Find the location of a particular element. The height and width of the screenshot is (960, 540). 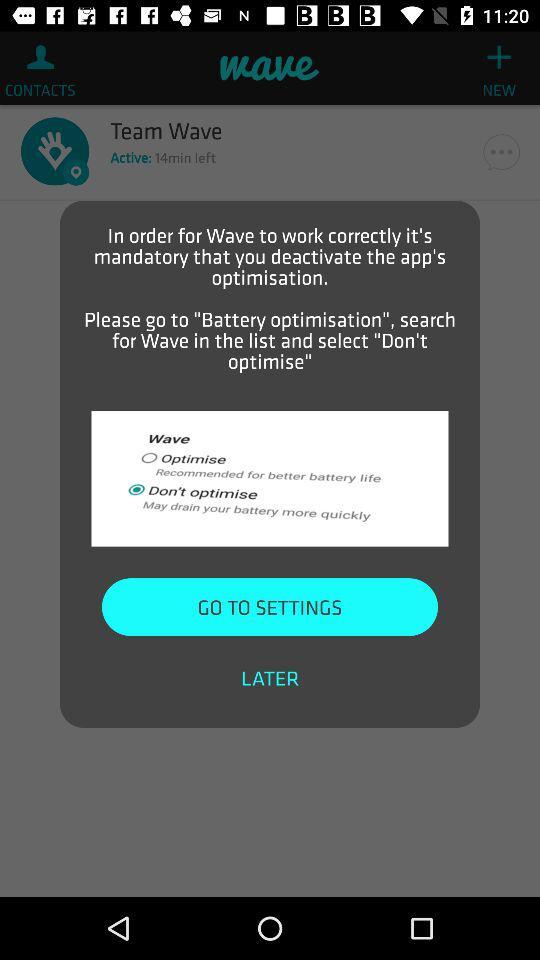

later icon is located at coordinates (270, 678).